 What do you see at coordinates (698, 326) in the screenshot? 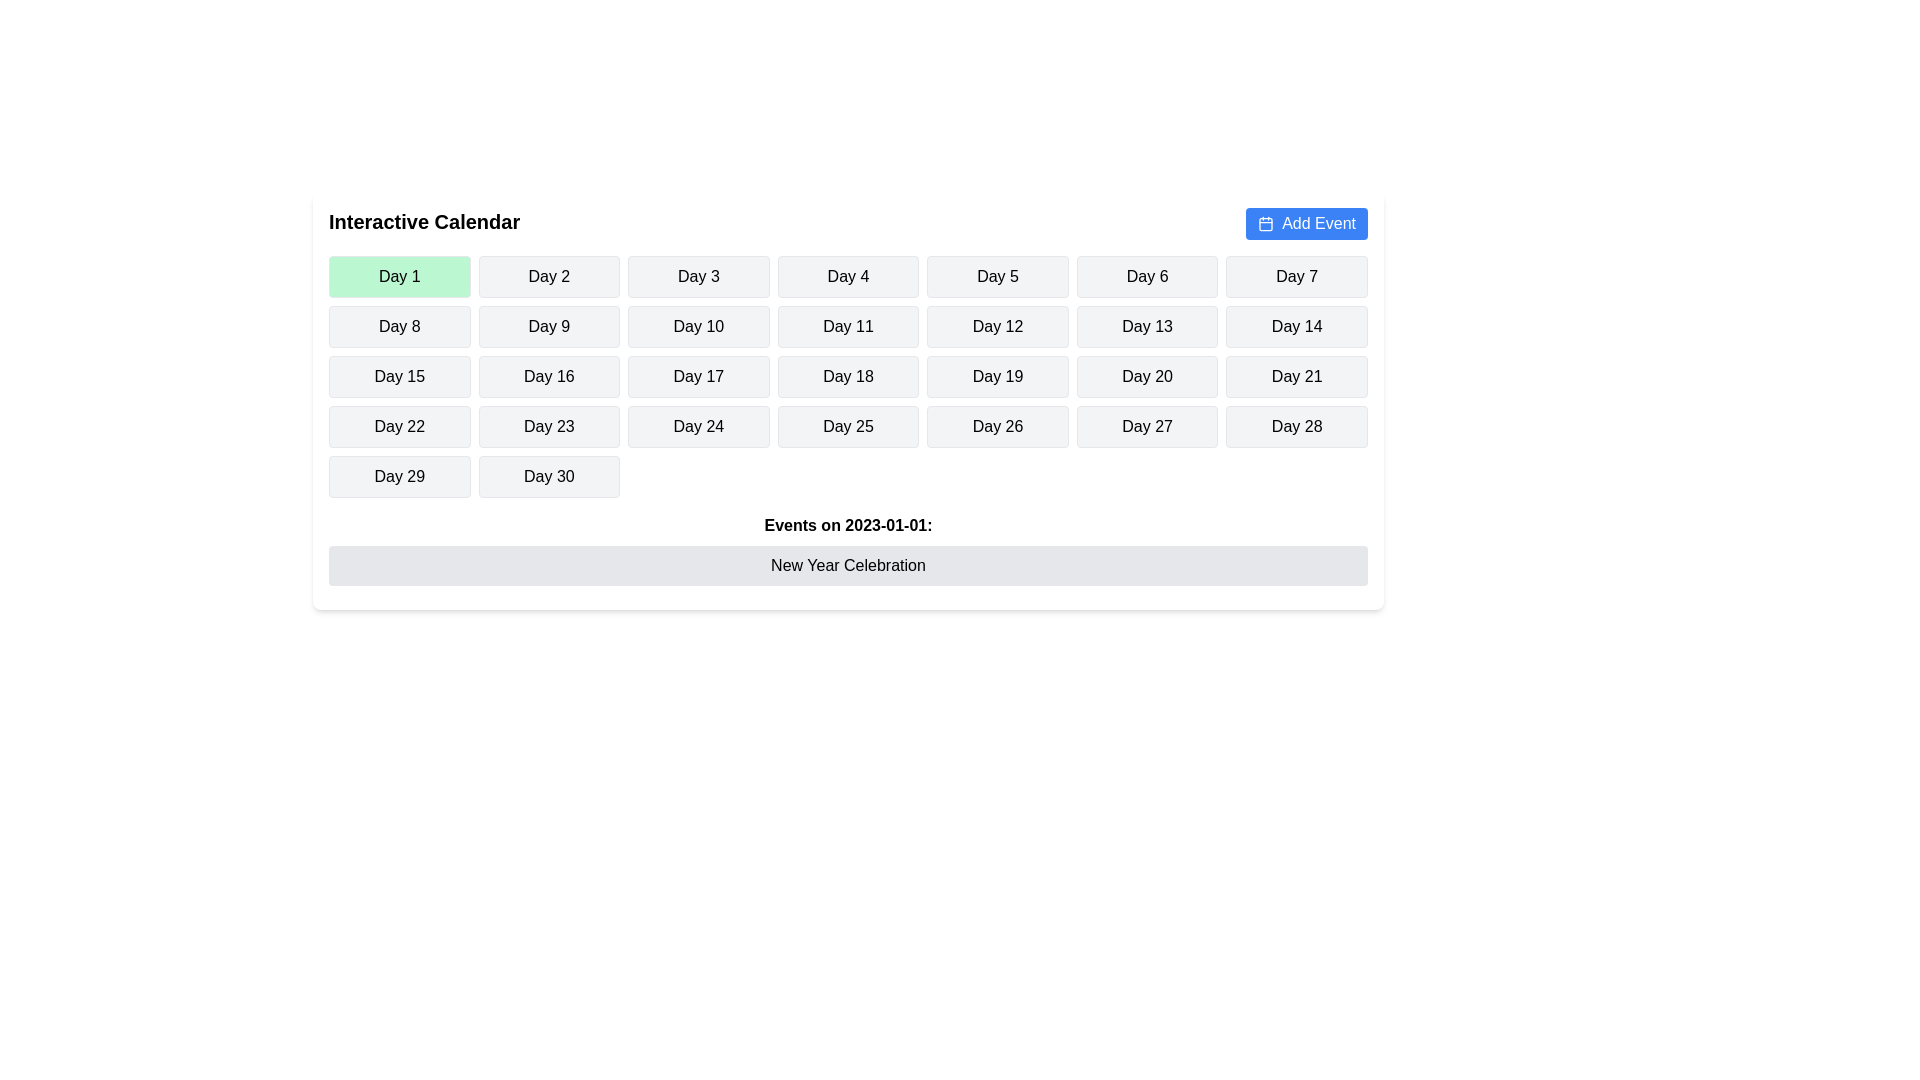
I see `the 10th day button in the interactive calendar` at bounding box center [698, 326].